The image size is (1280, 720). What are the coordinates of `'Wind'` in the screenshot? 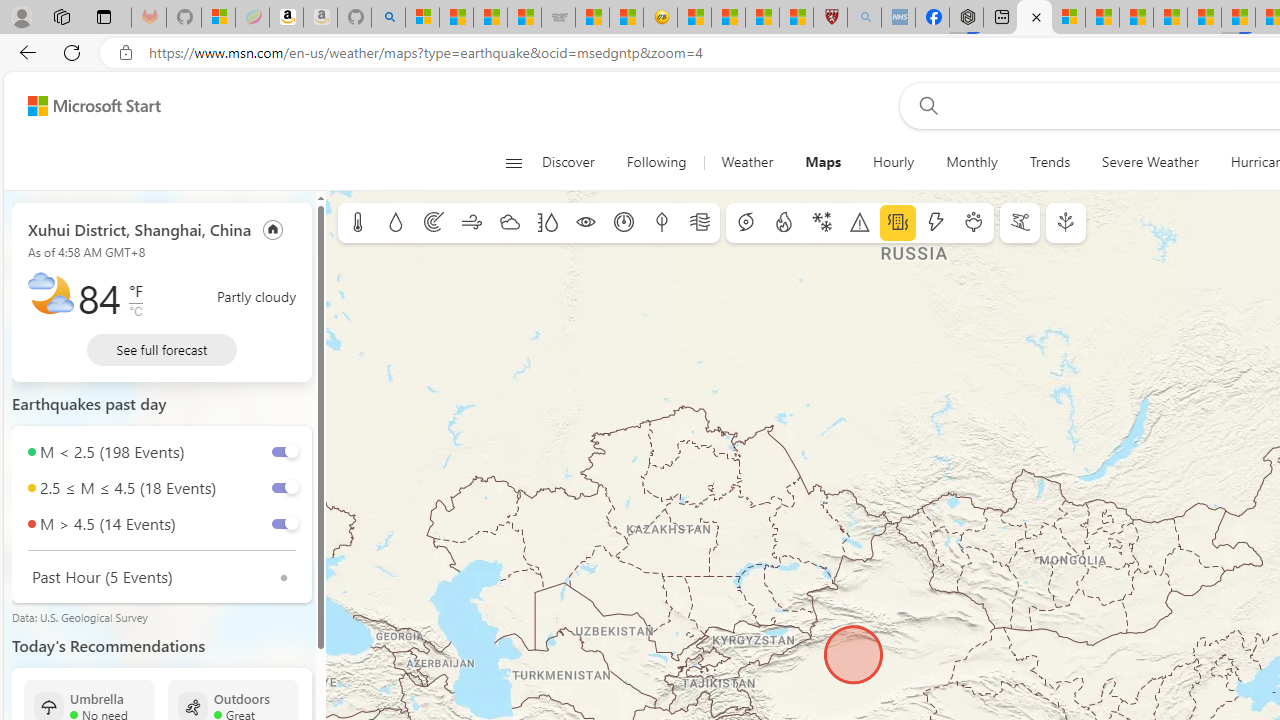 It's located at (471, 223).